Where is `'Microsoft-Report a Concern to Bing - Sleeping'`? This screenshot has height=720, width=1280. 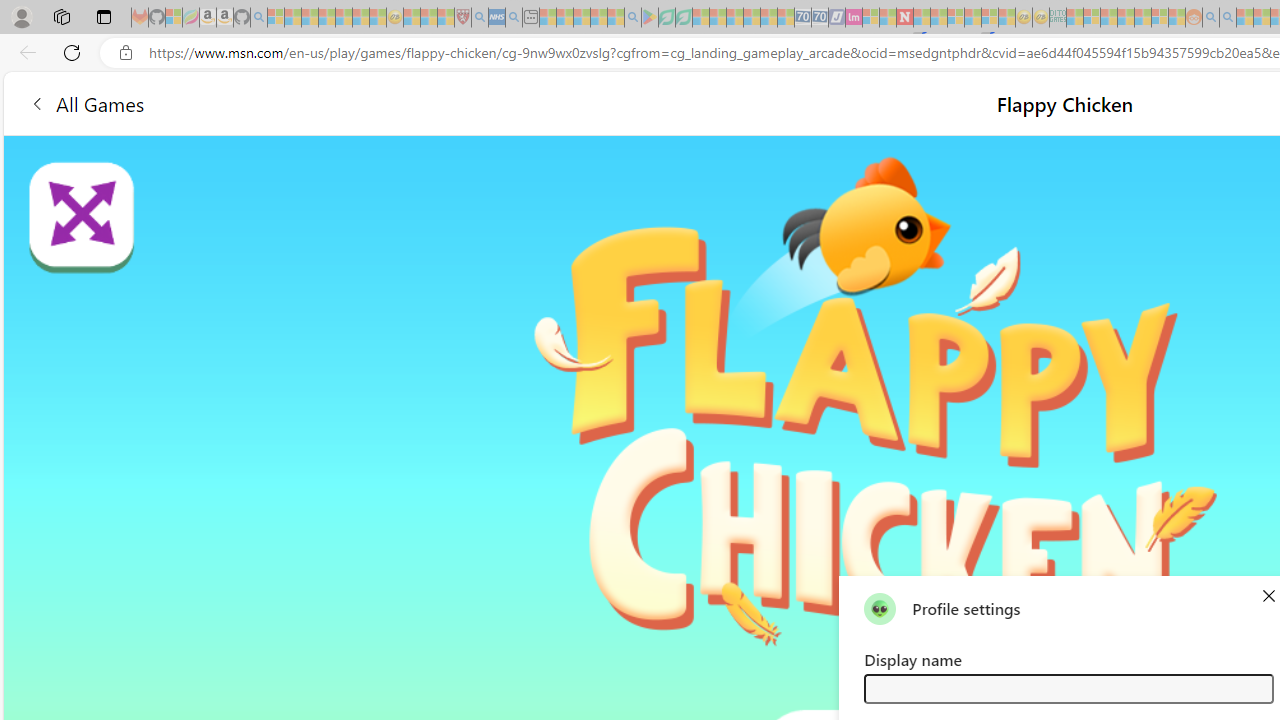 'Microsoft-Report a Concern to Bing - Sleeping' is located at coordinates (174, 17).